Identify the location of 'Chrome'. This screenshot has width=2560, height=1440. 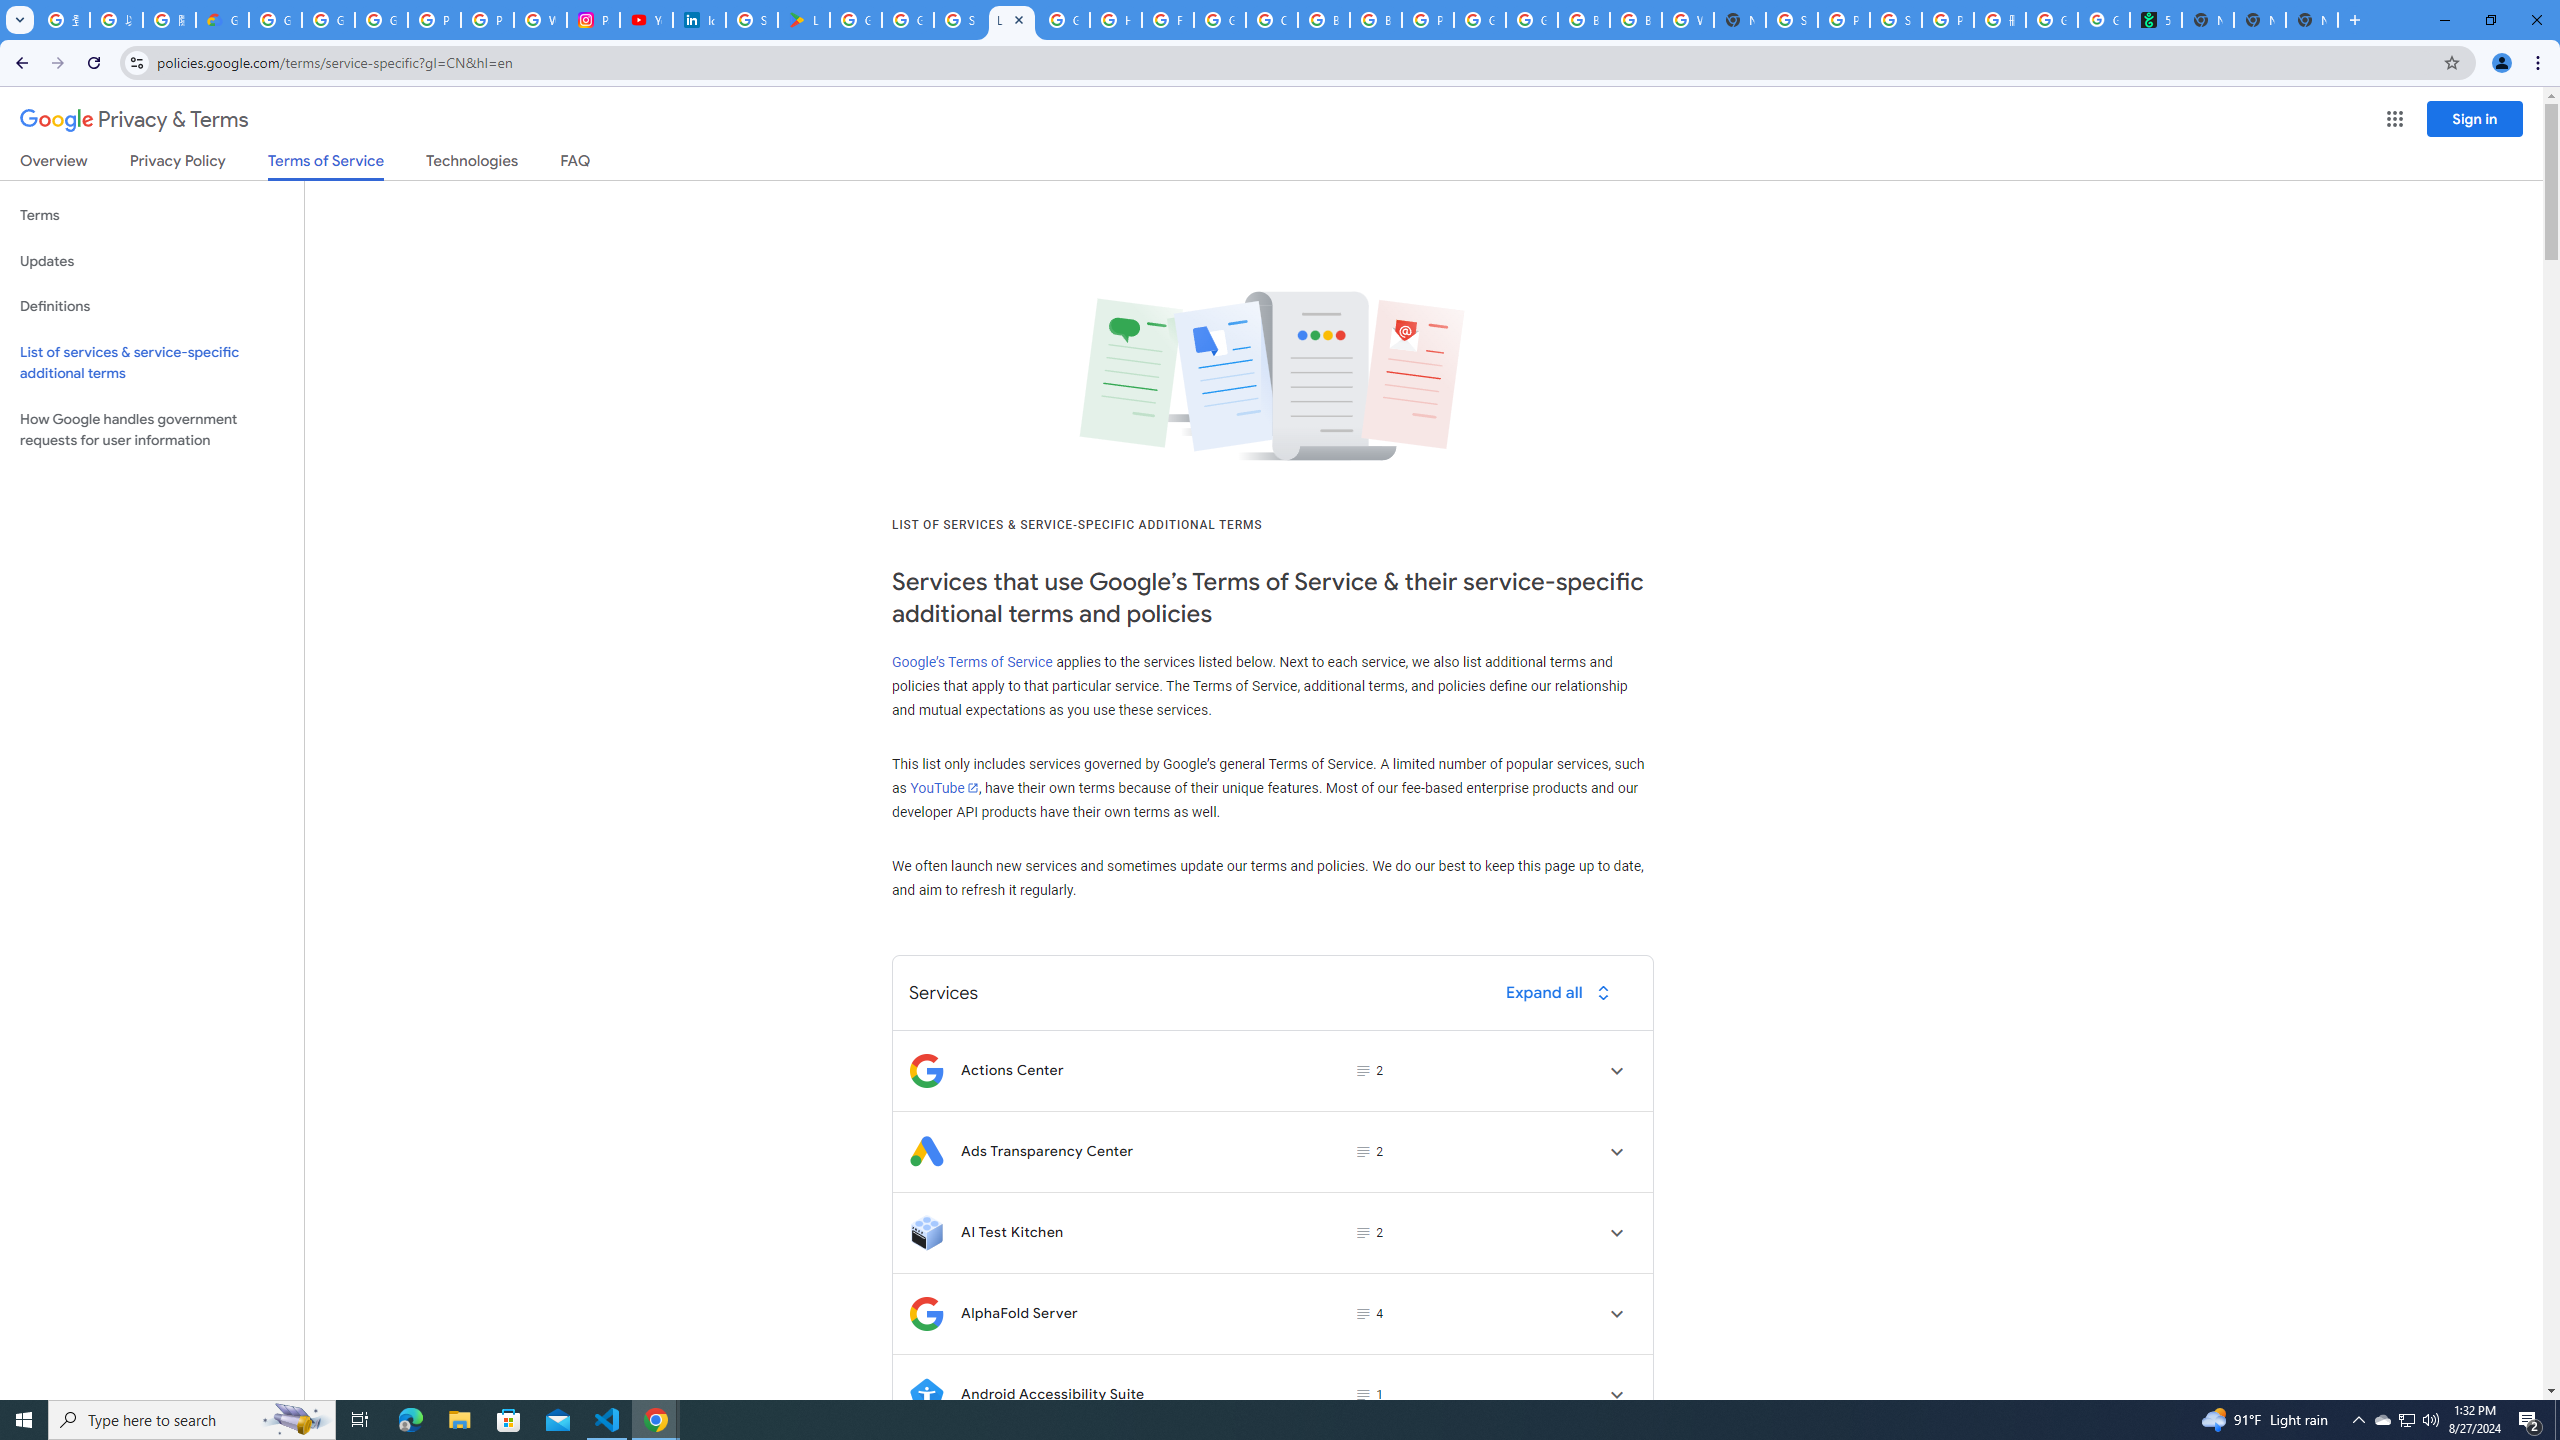
(2539, 62).